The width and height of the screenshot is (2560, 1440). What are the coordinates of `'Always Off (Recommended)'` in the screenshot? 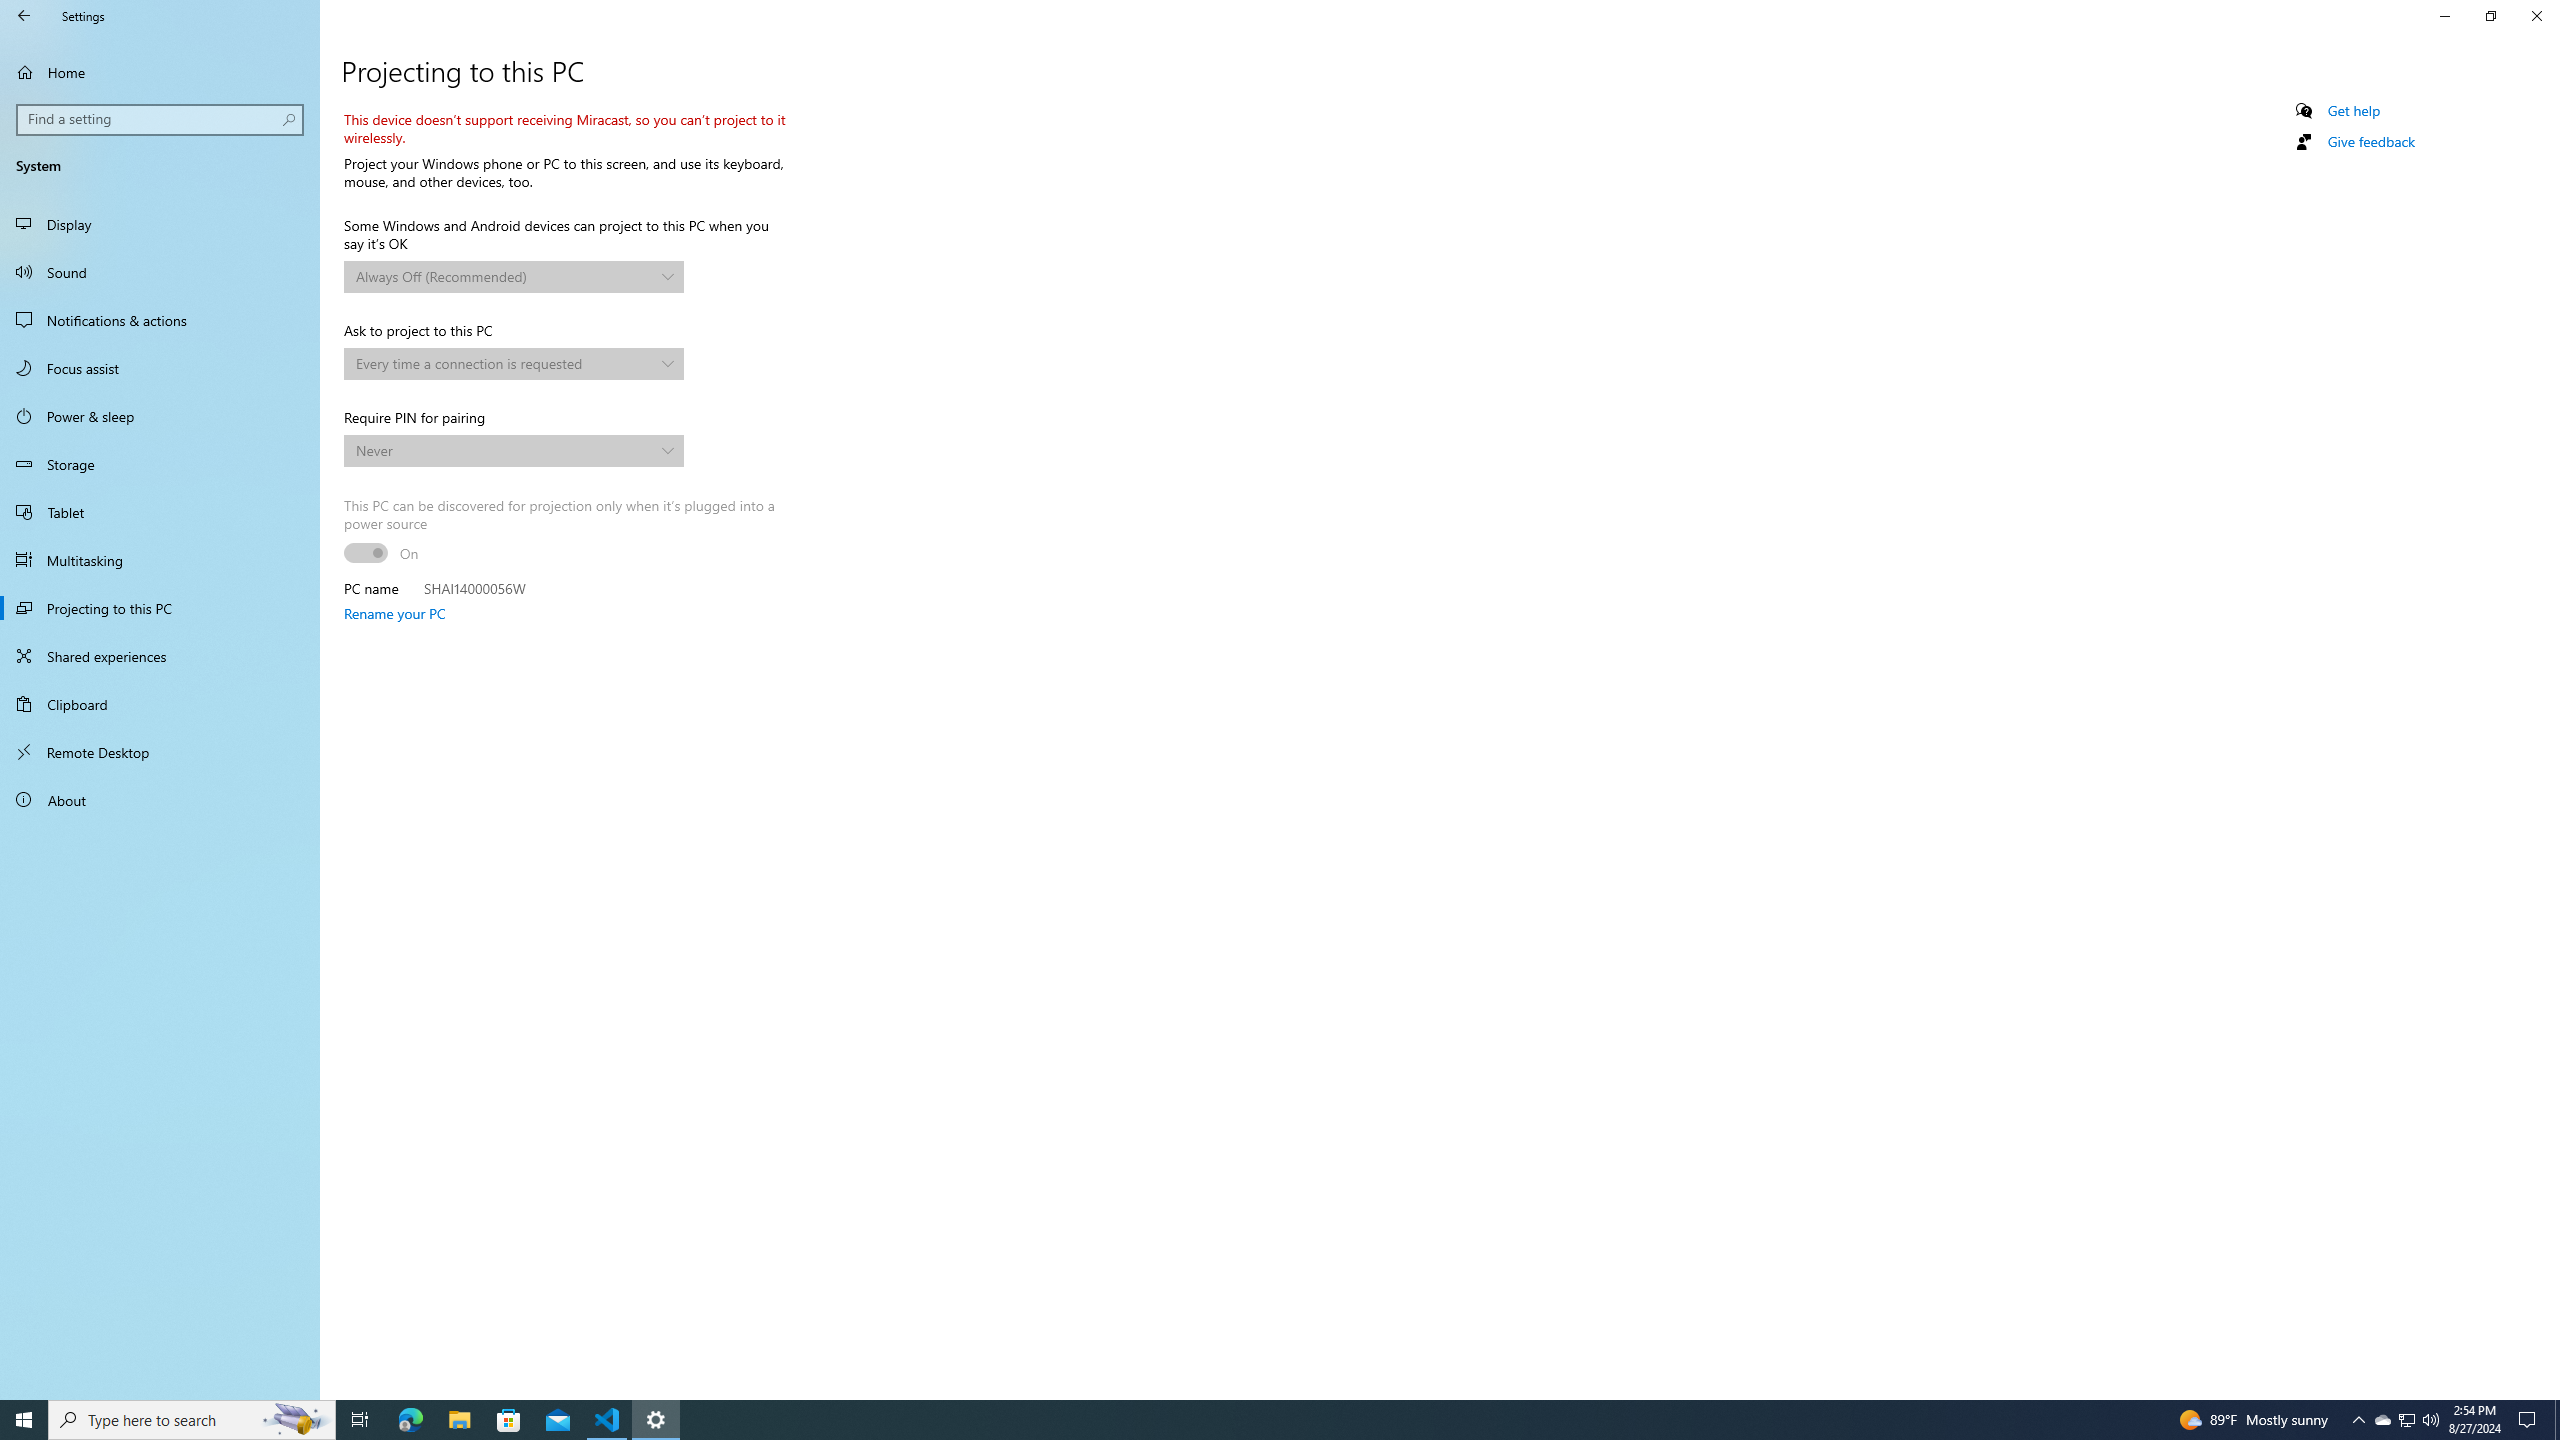 It's located at (504, 275).